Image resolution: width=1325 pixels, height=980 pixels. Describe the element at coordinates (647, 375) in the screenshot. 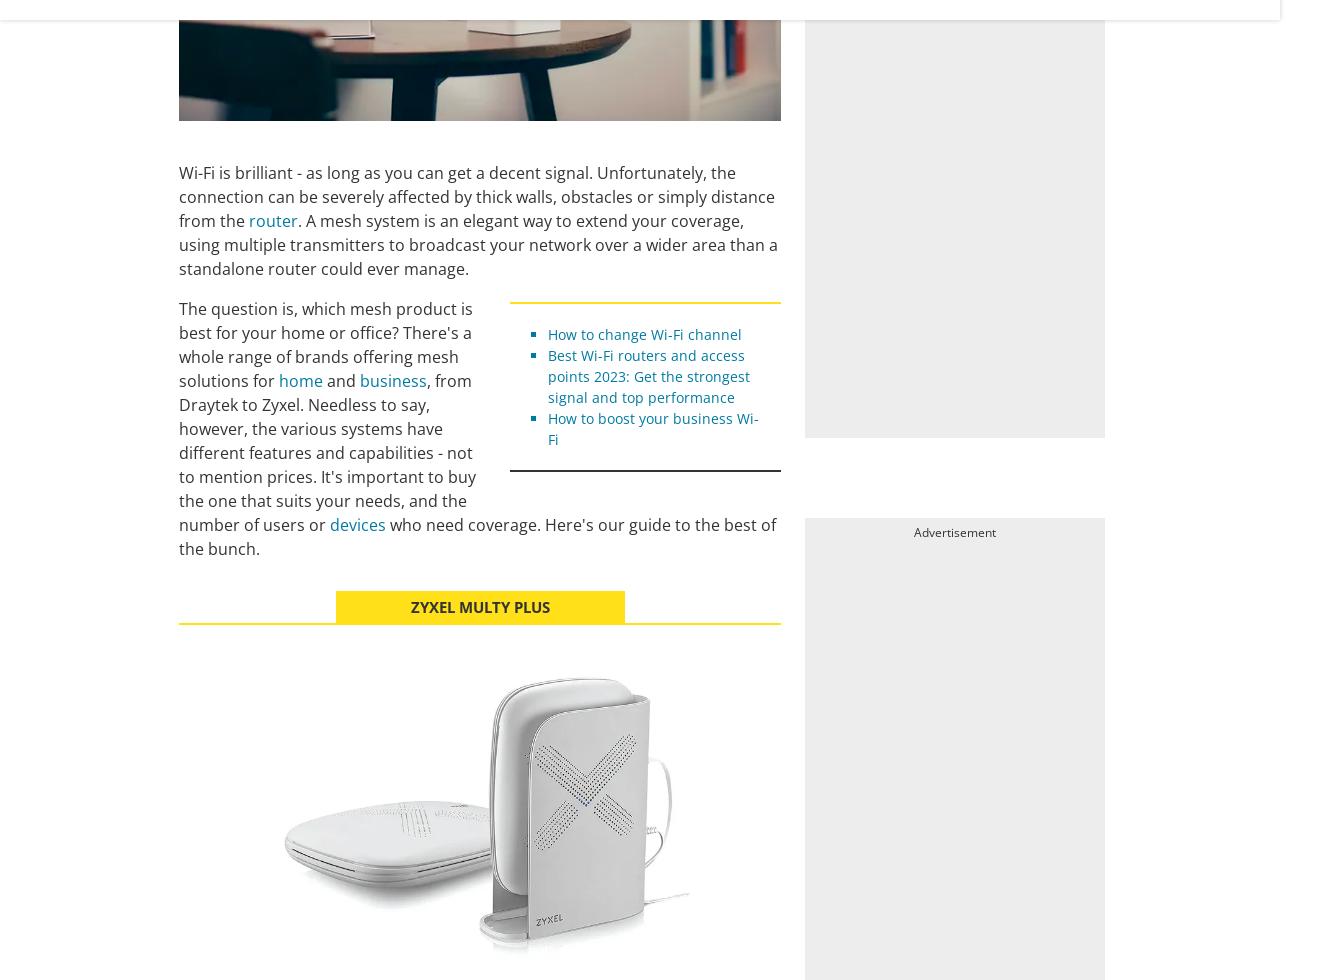

I see `'Best Wi-Fi routers and access points 2023: Get the strongest signal and top performance'` at that location.